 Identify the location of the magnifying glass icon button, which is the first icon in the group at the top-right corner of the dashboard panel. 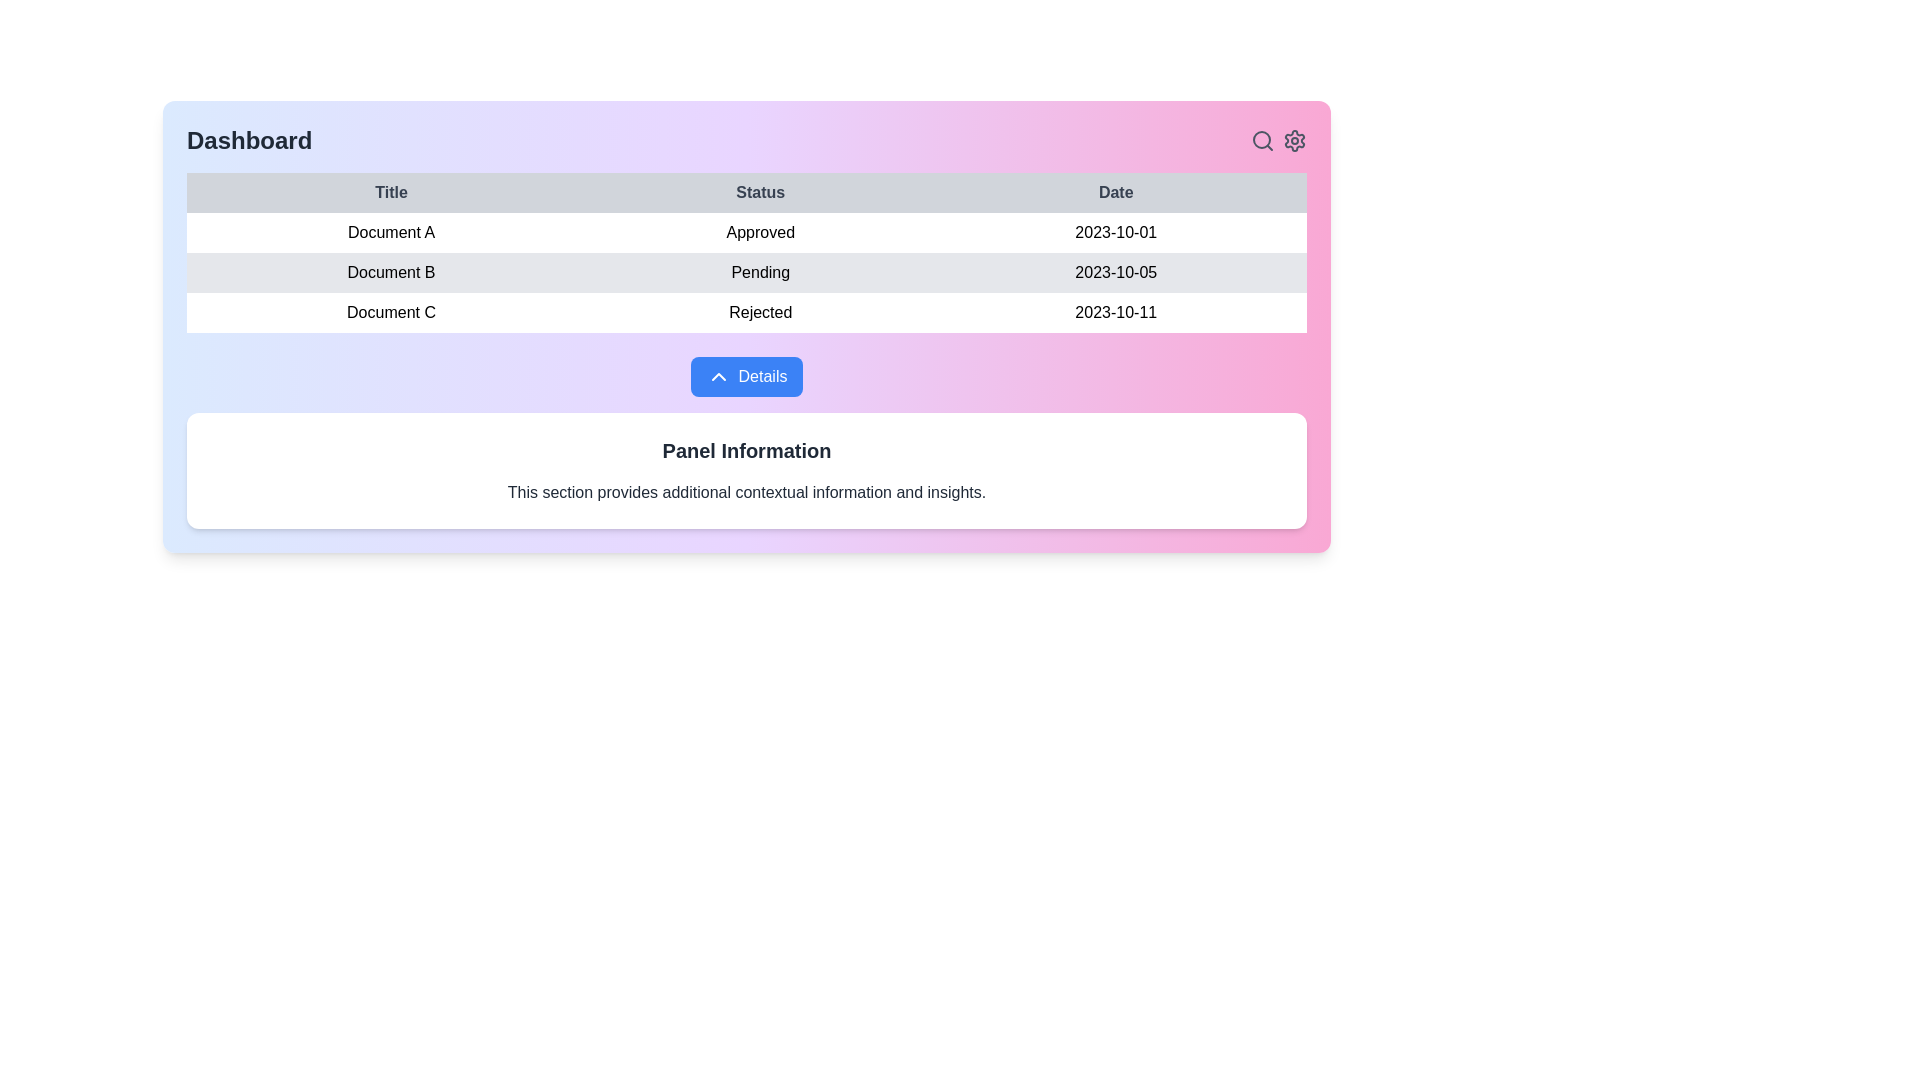
(1261, 140).